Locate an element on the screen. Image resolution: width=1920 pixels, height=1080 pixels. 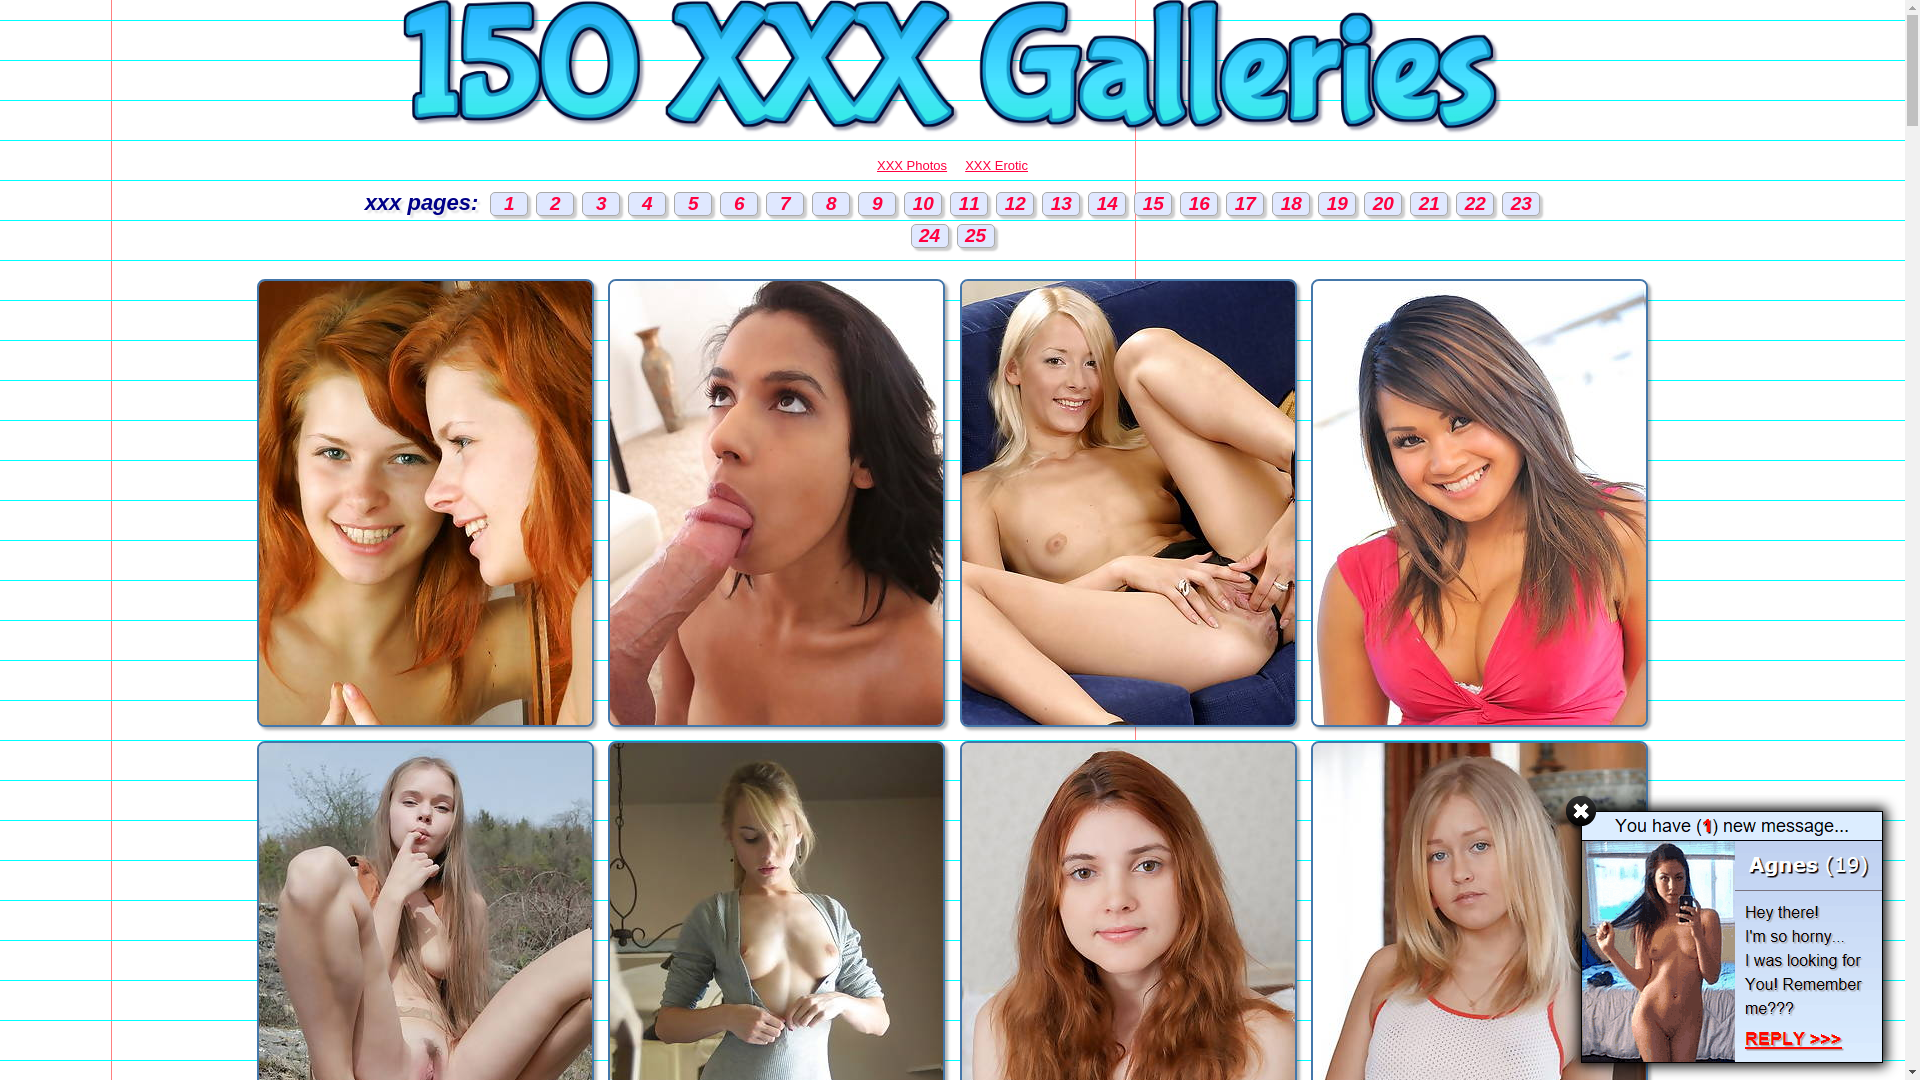
'6' is located at coordinates (720, 204).